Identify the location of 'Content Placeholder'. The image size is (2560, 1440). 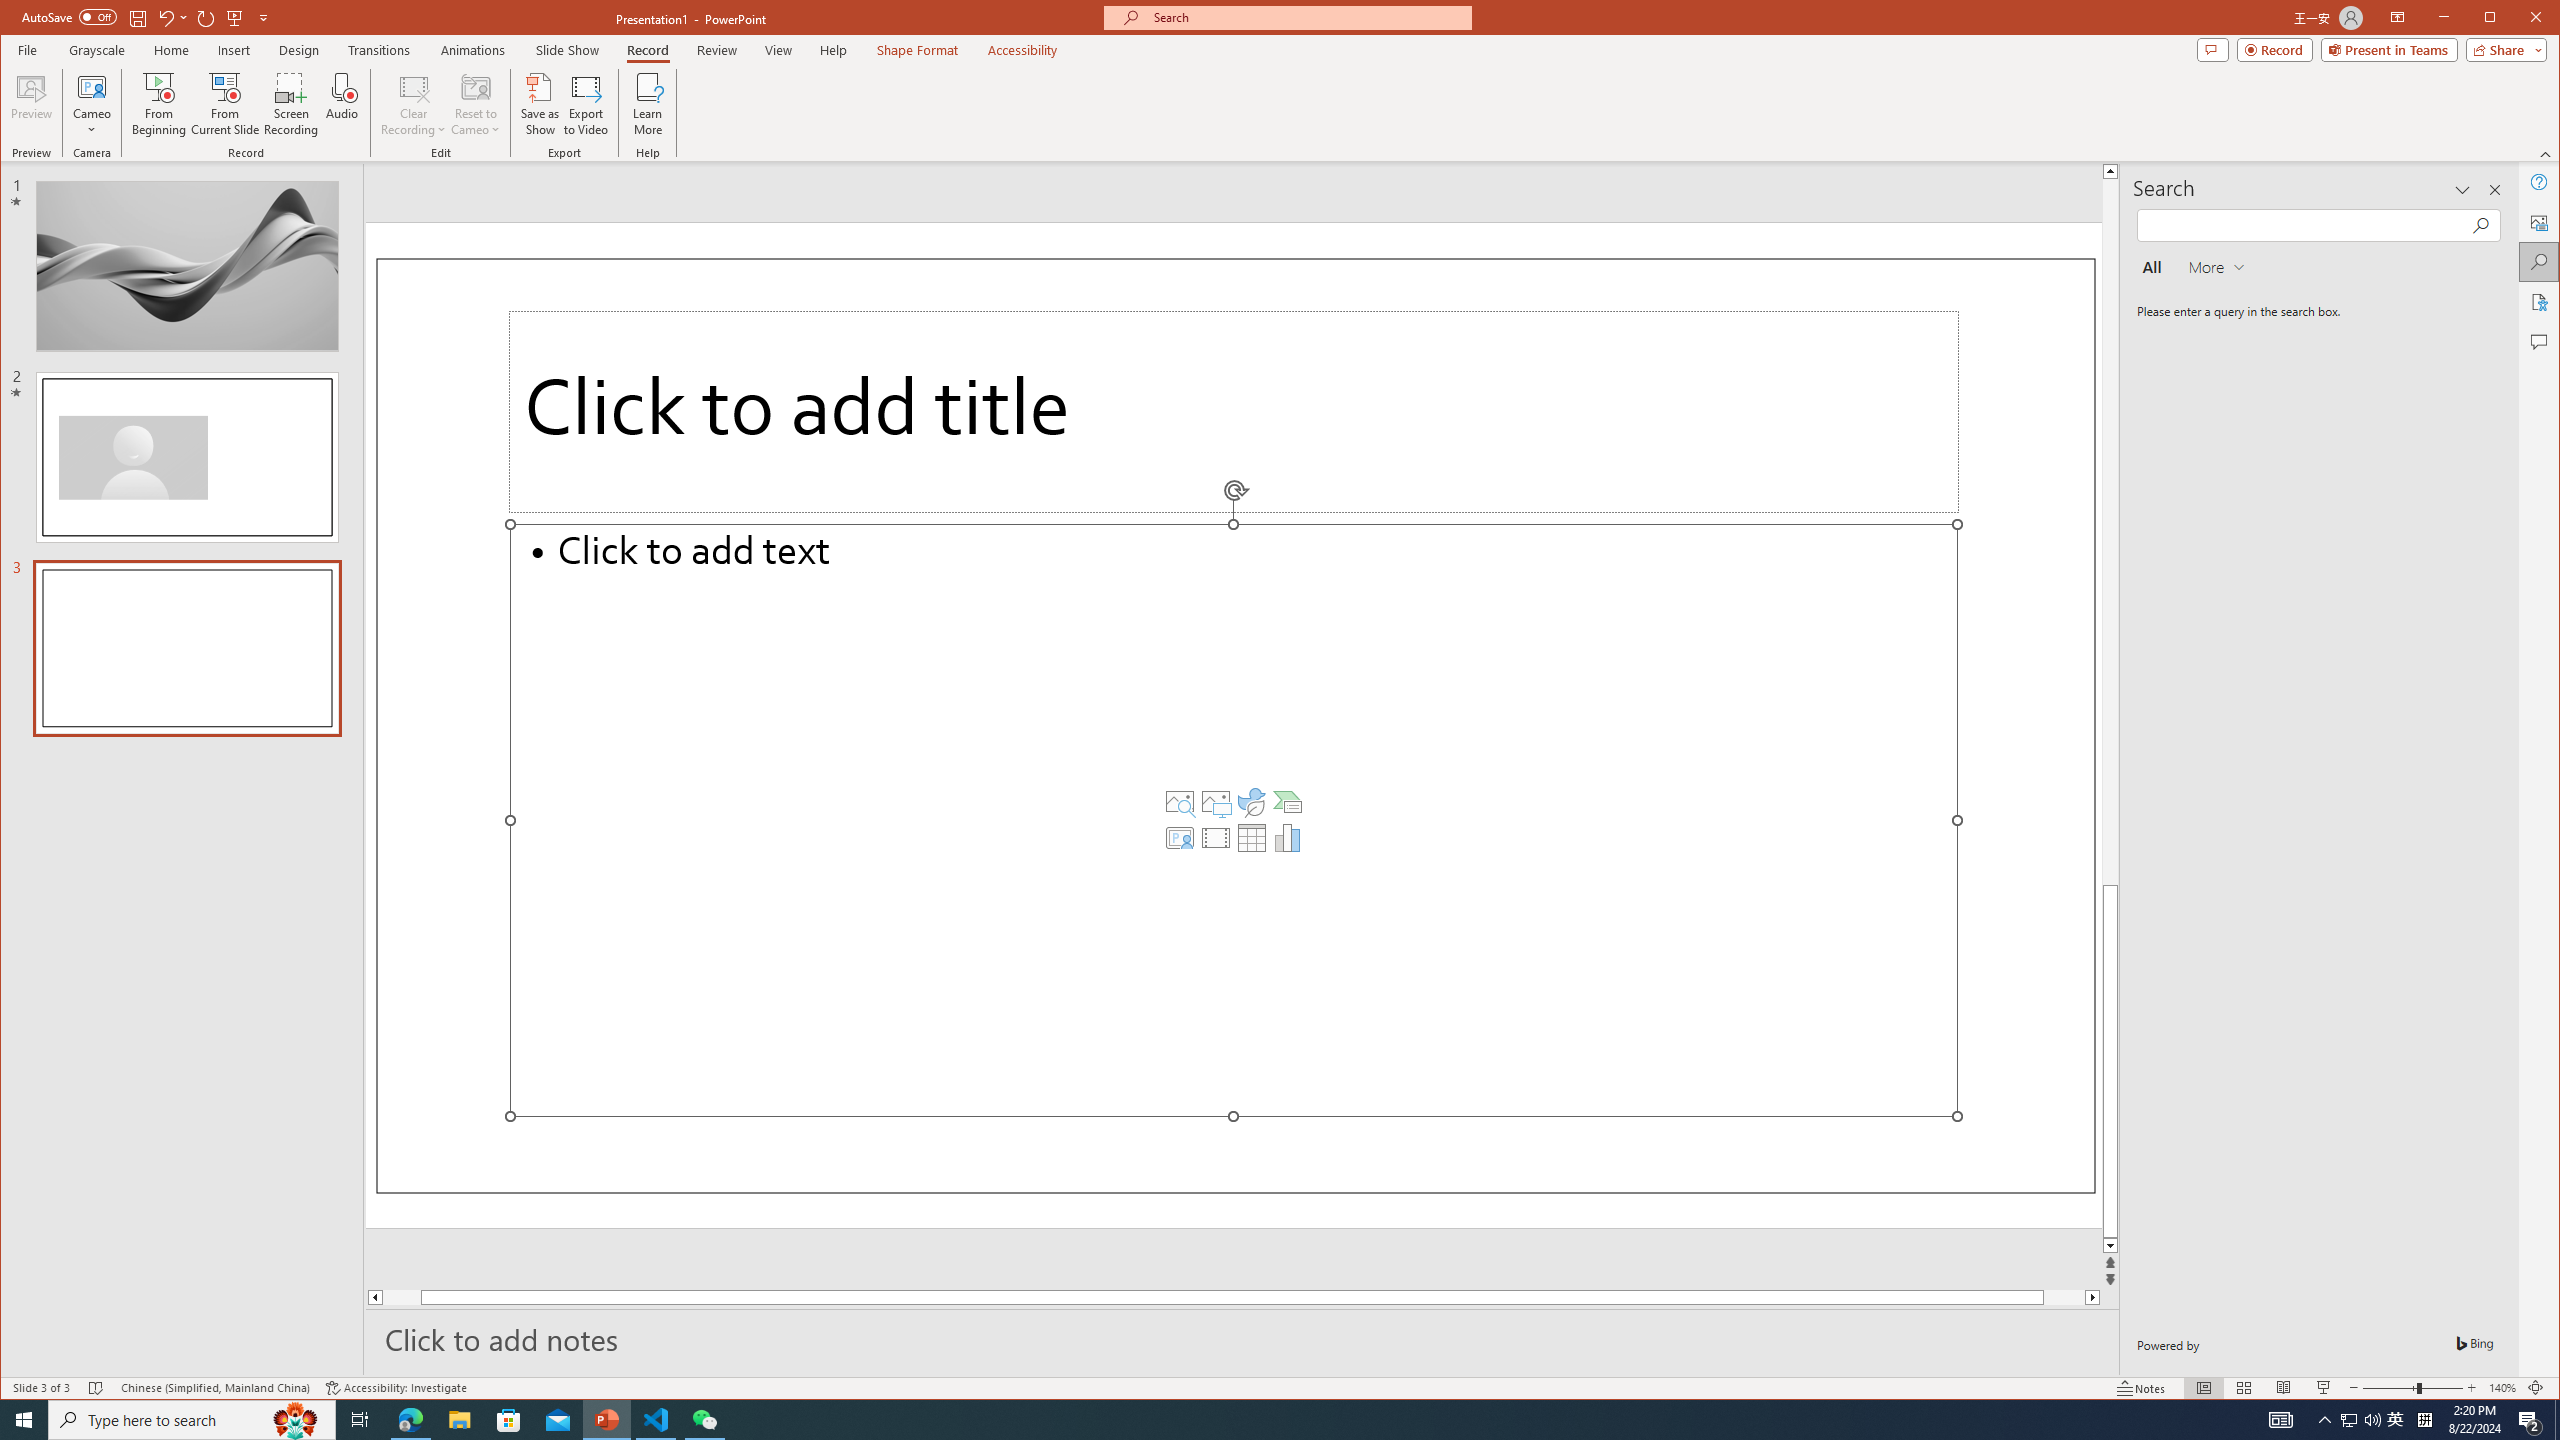
(1232, 819).